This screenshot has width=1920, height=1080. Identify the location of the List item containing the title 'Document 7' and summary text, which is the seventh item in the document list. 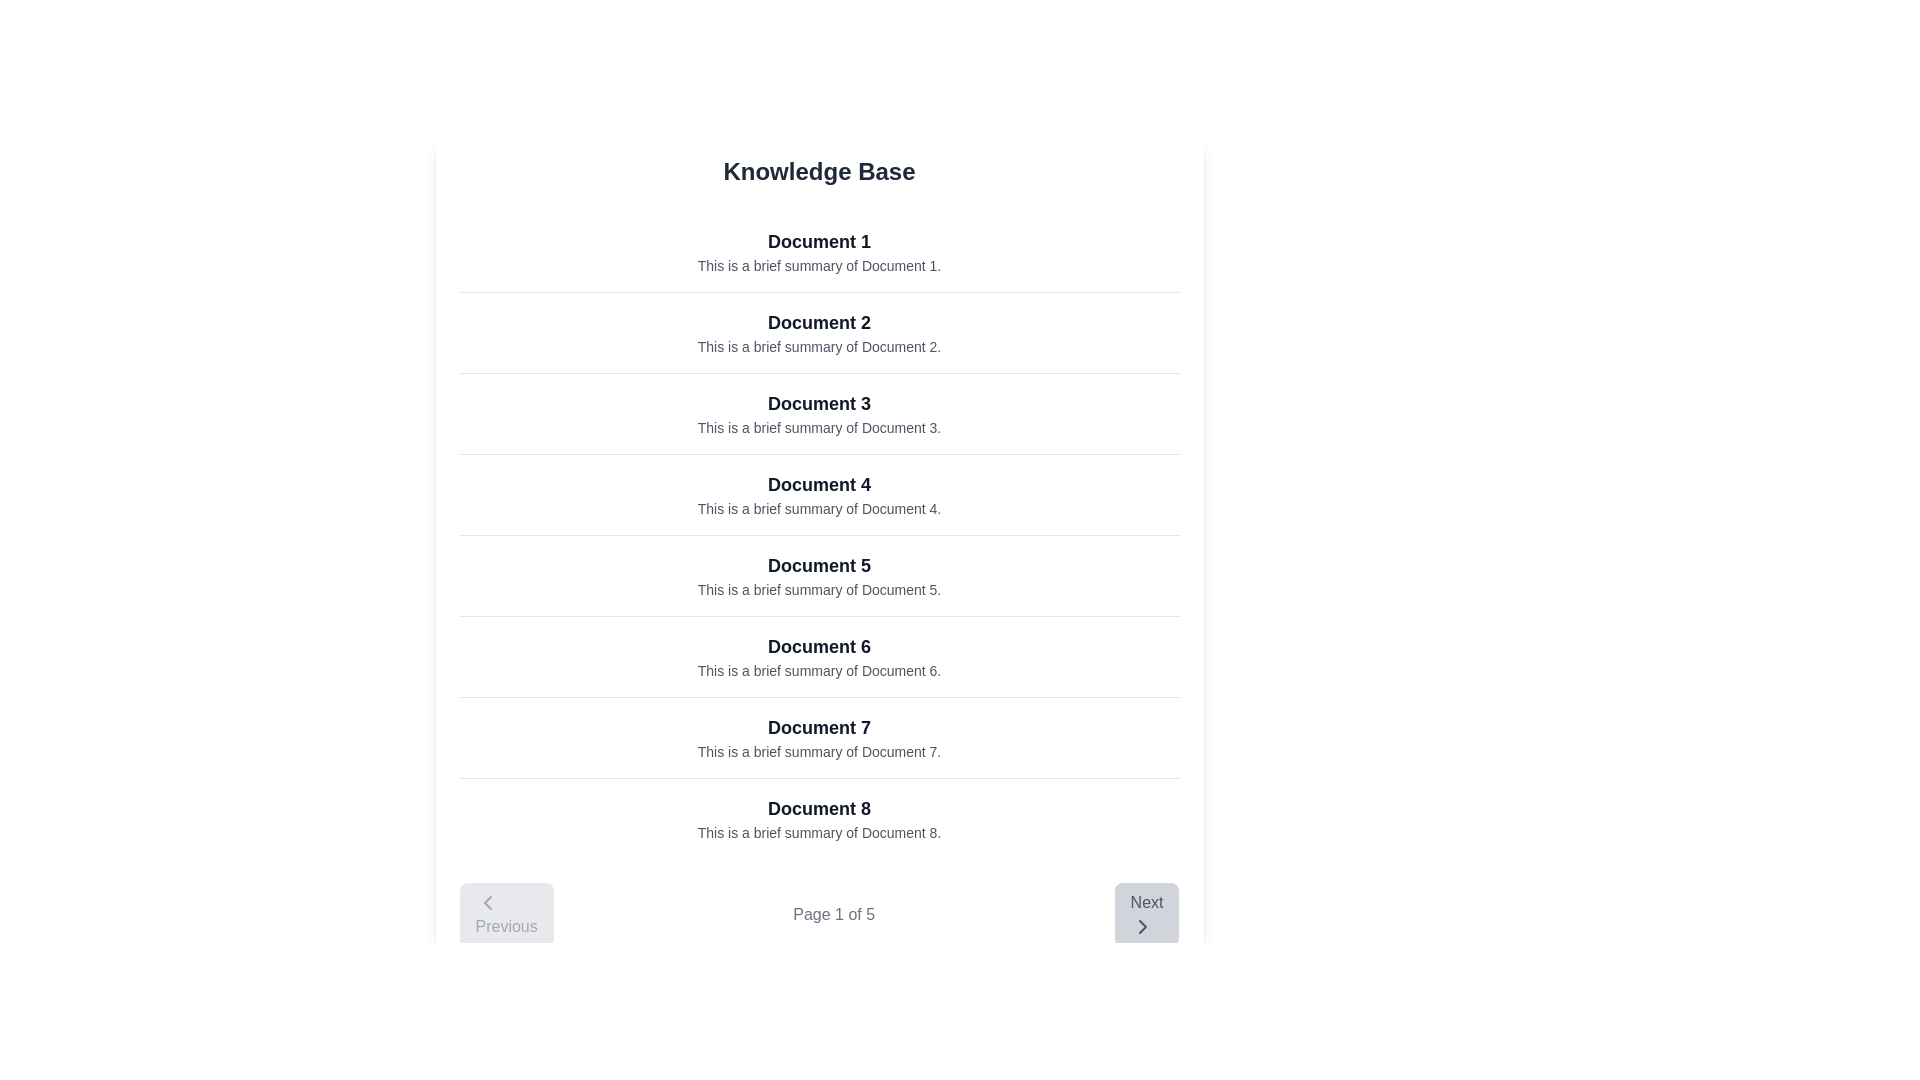
(819, 737).